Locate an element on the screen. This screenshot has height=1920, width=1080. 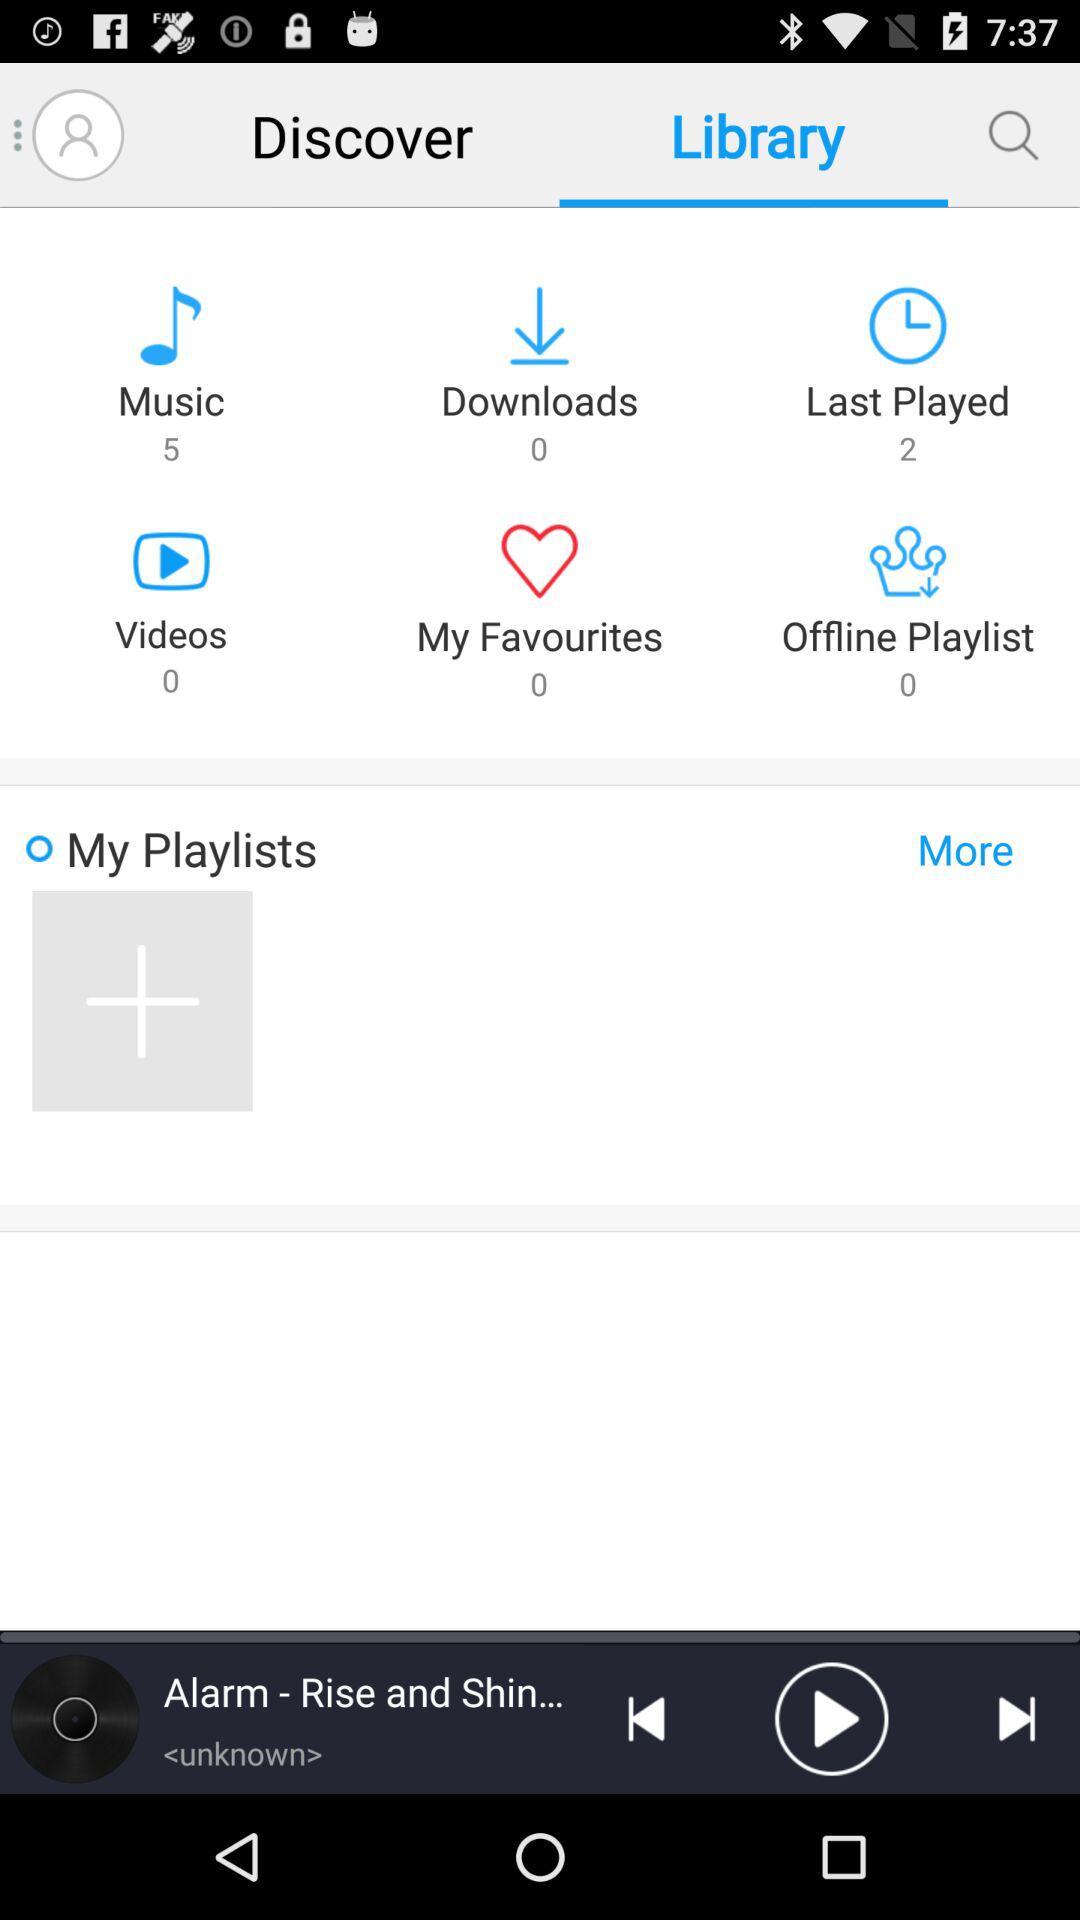
the search icon is located at coordinates (1013, 143).